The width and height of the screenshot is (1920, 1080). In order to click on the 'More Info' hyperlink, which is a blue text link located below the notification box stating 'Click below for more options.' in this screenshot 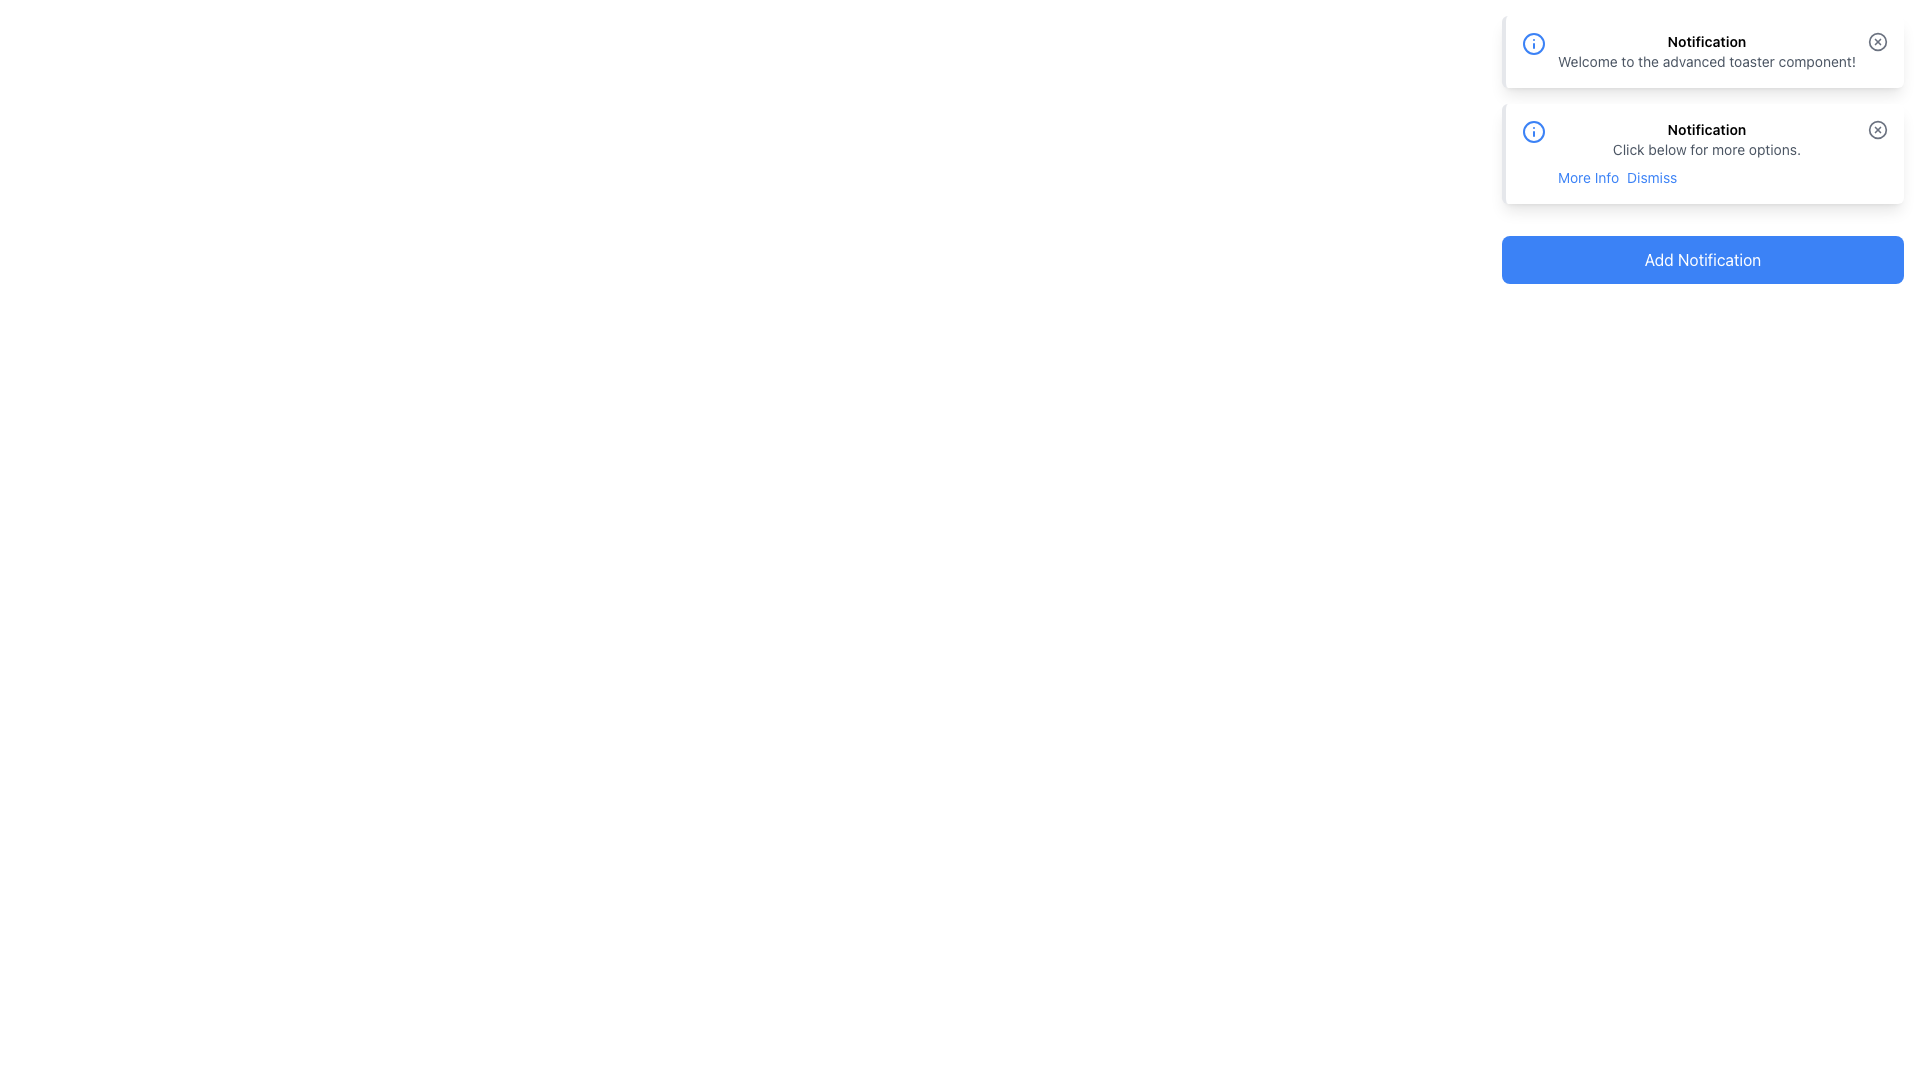, I will do `click(1587, 176)`.